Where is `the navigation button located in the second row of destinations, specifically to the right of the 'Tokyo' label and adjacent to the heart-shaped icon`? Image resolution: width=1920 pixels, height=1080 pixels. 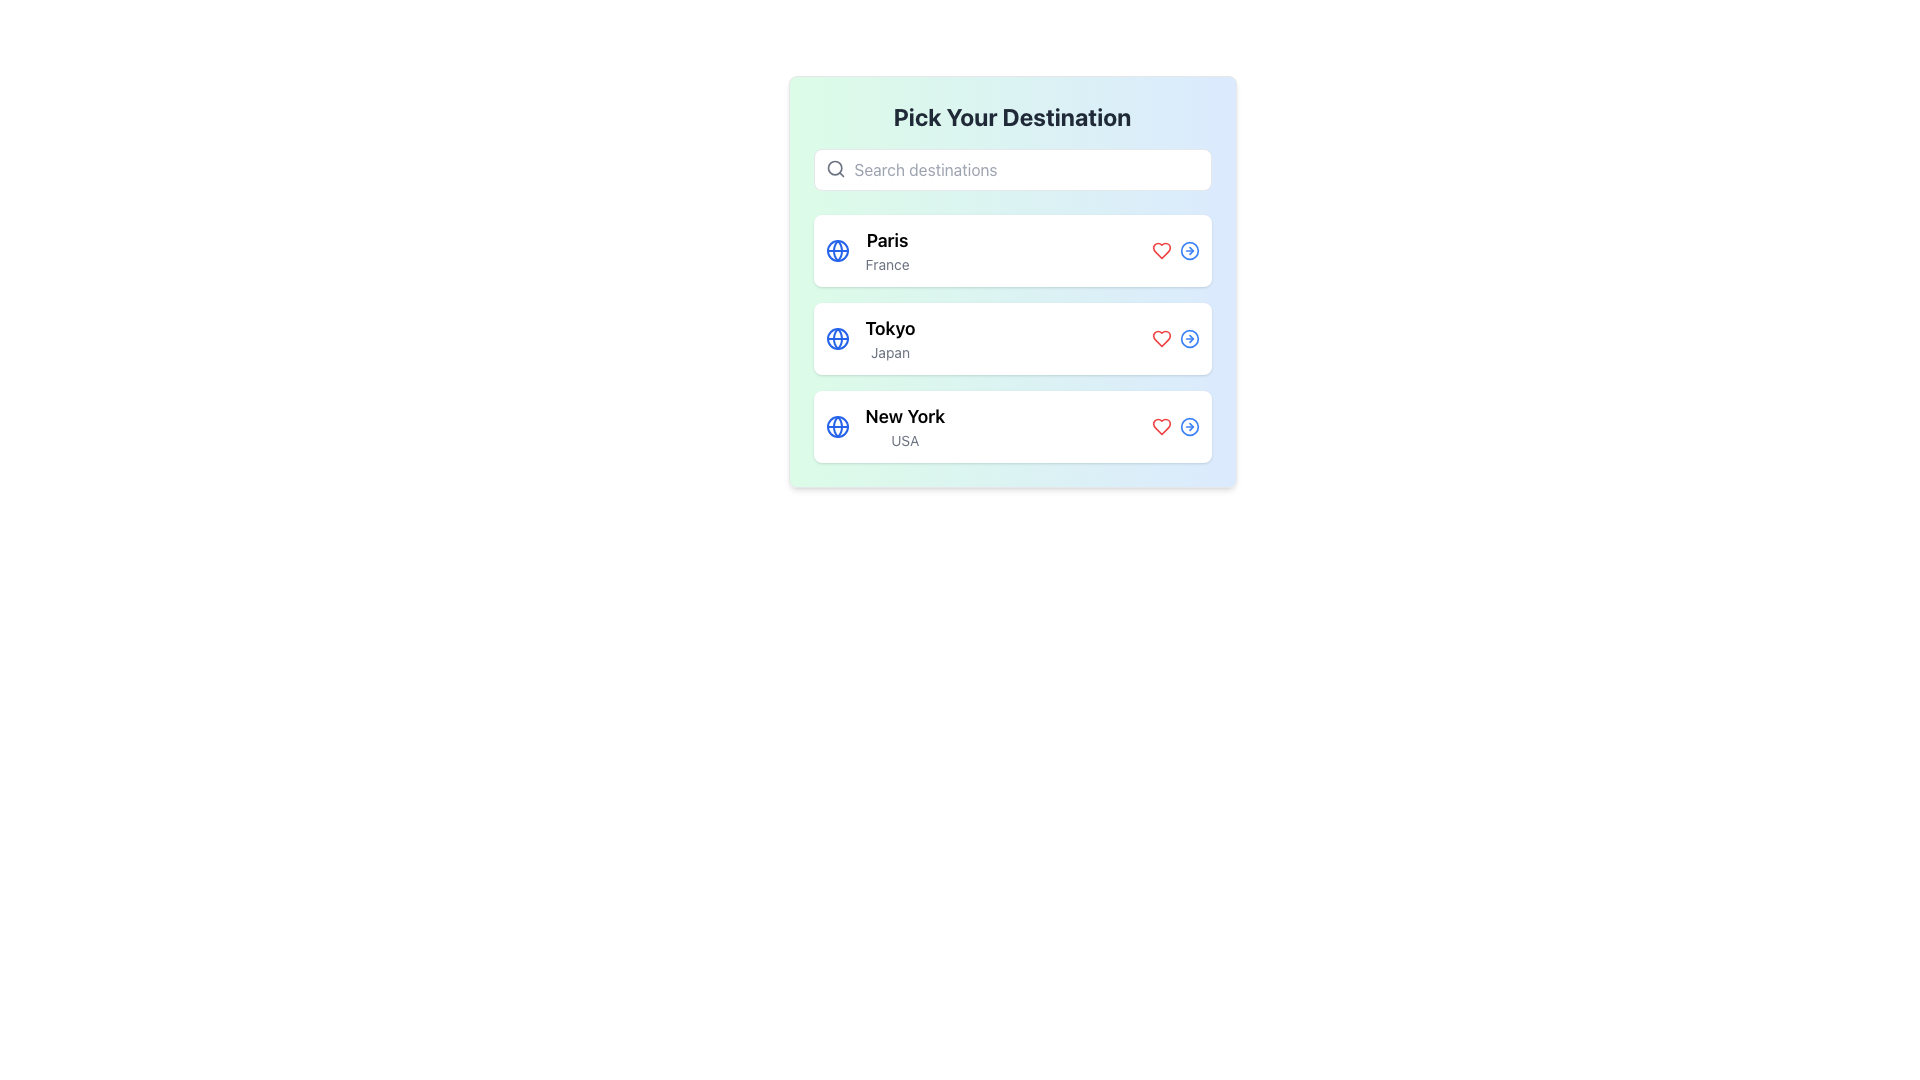 the navigation button located in the second row of destinations, specifically to the right of the 'Tokyo' label and adjacent to the heart-shaped icon is located at coordinates (1189, 338).